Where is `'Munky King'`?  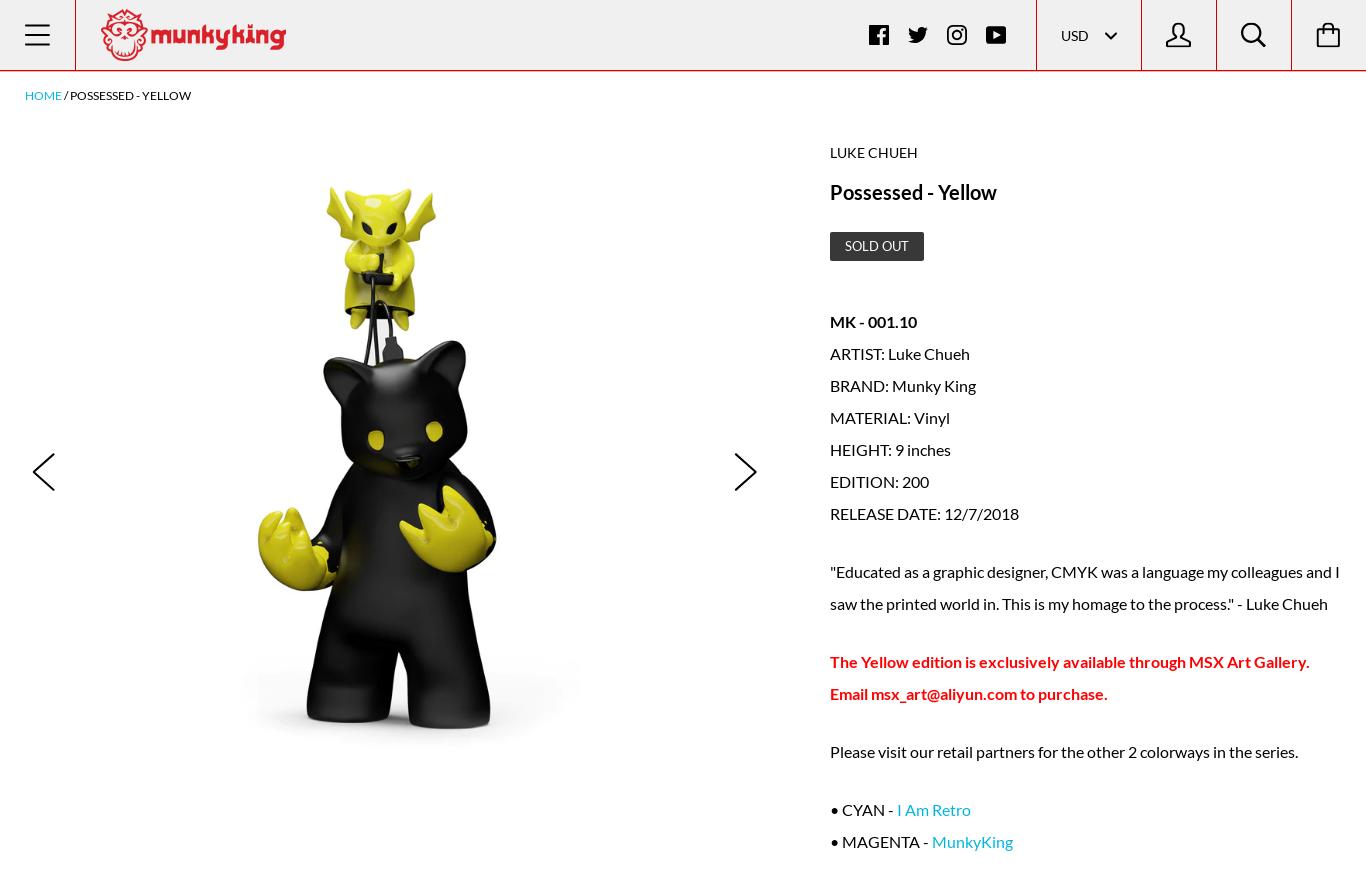 'Munky King' is located at coordinates (932, 384).